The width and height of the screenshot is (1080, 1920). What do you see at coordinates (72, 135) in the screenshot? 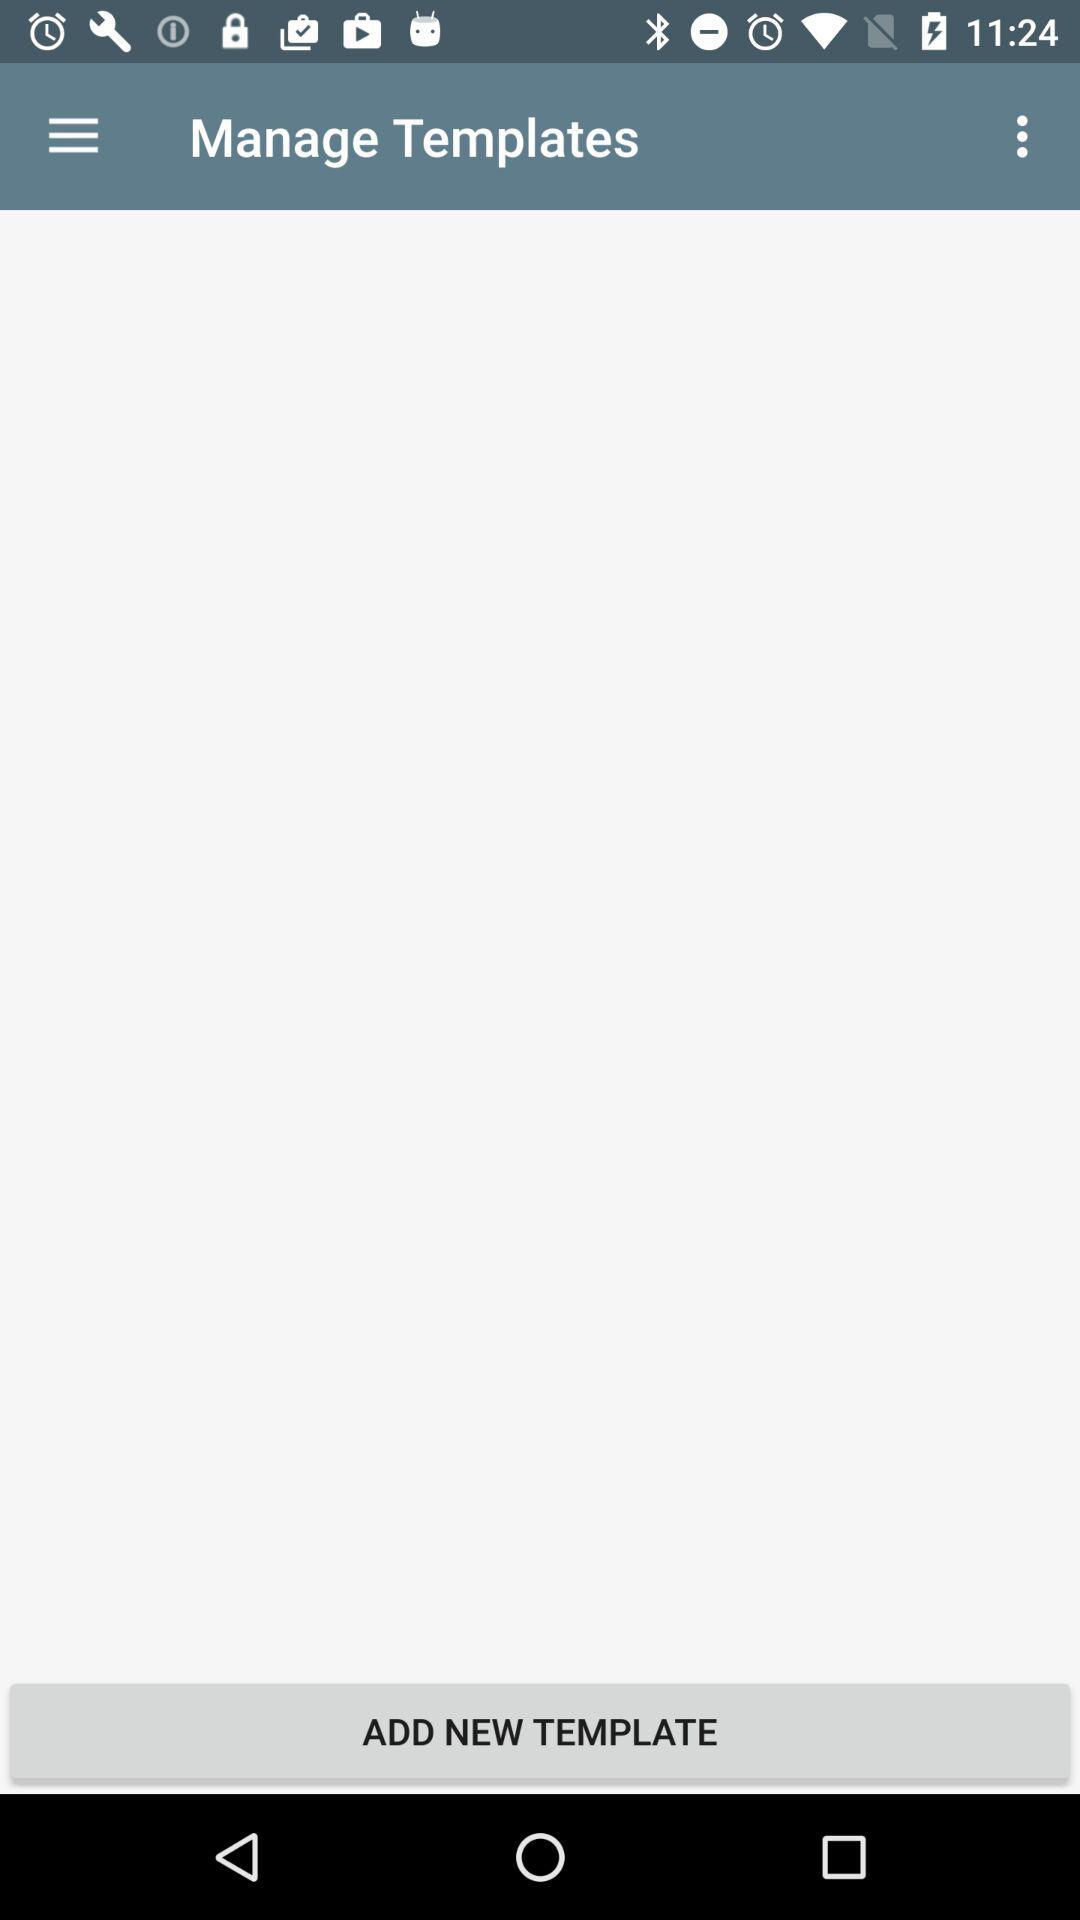
I see `item next to manage templates item` at bounding box center [72, 135].